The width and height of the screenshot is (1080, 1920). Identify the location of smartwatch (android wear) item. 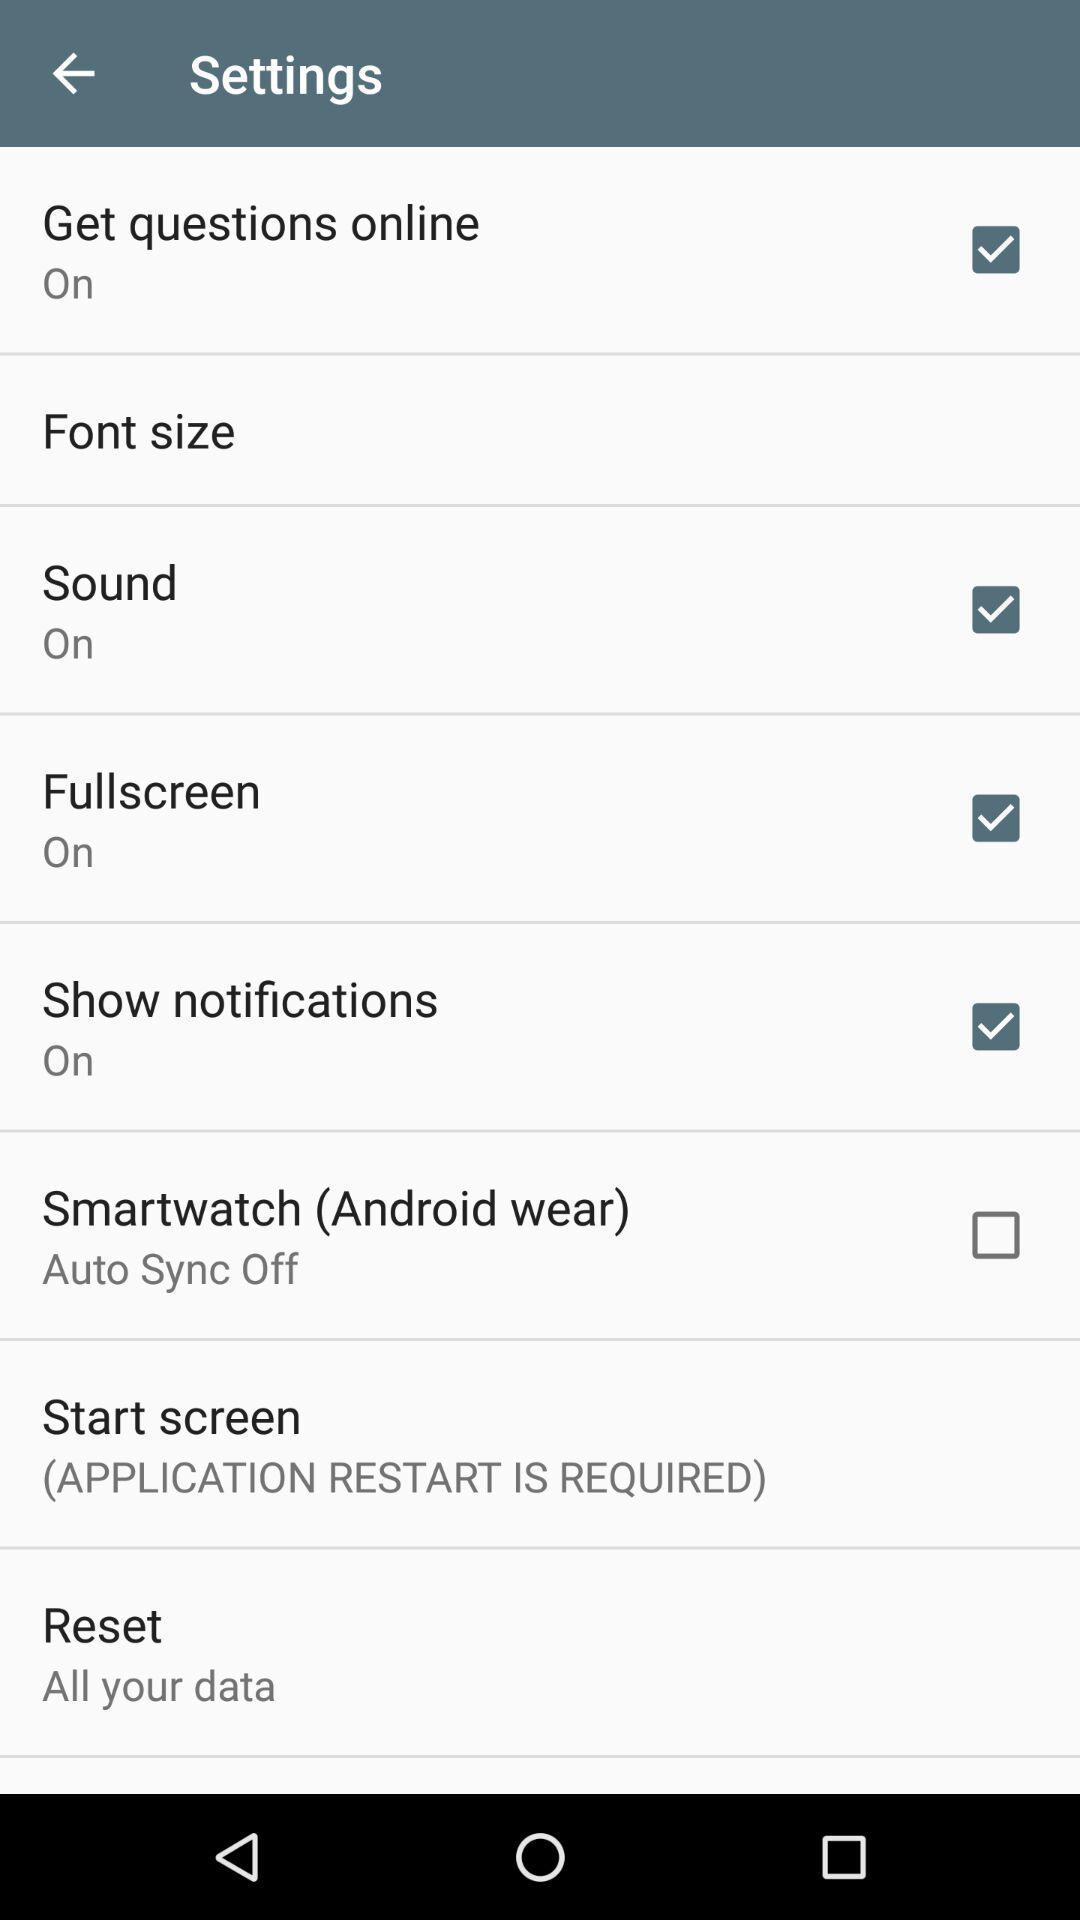
(335, 1205).